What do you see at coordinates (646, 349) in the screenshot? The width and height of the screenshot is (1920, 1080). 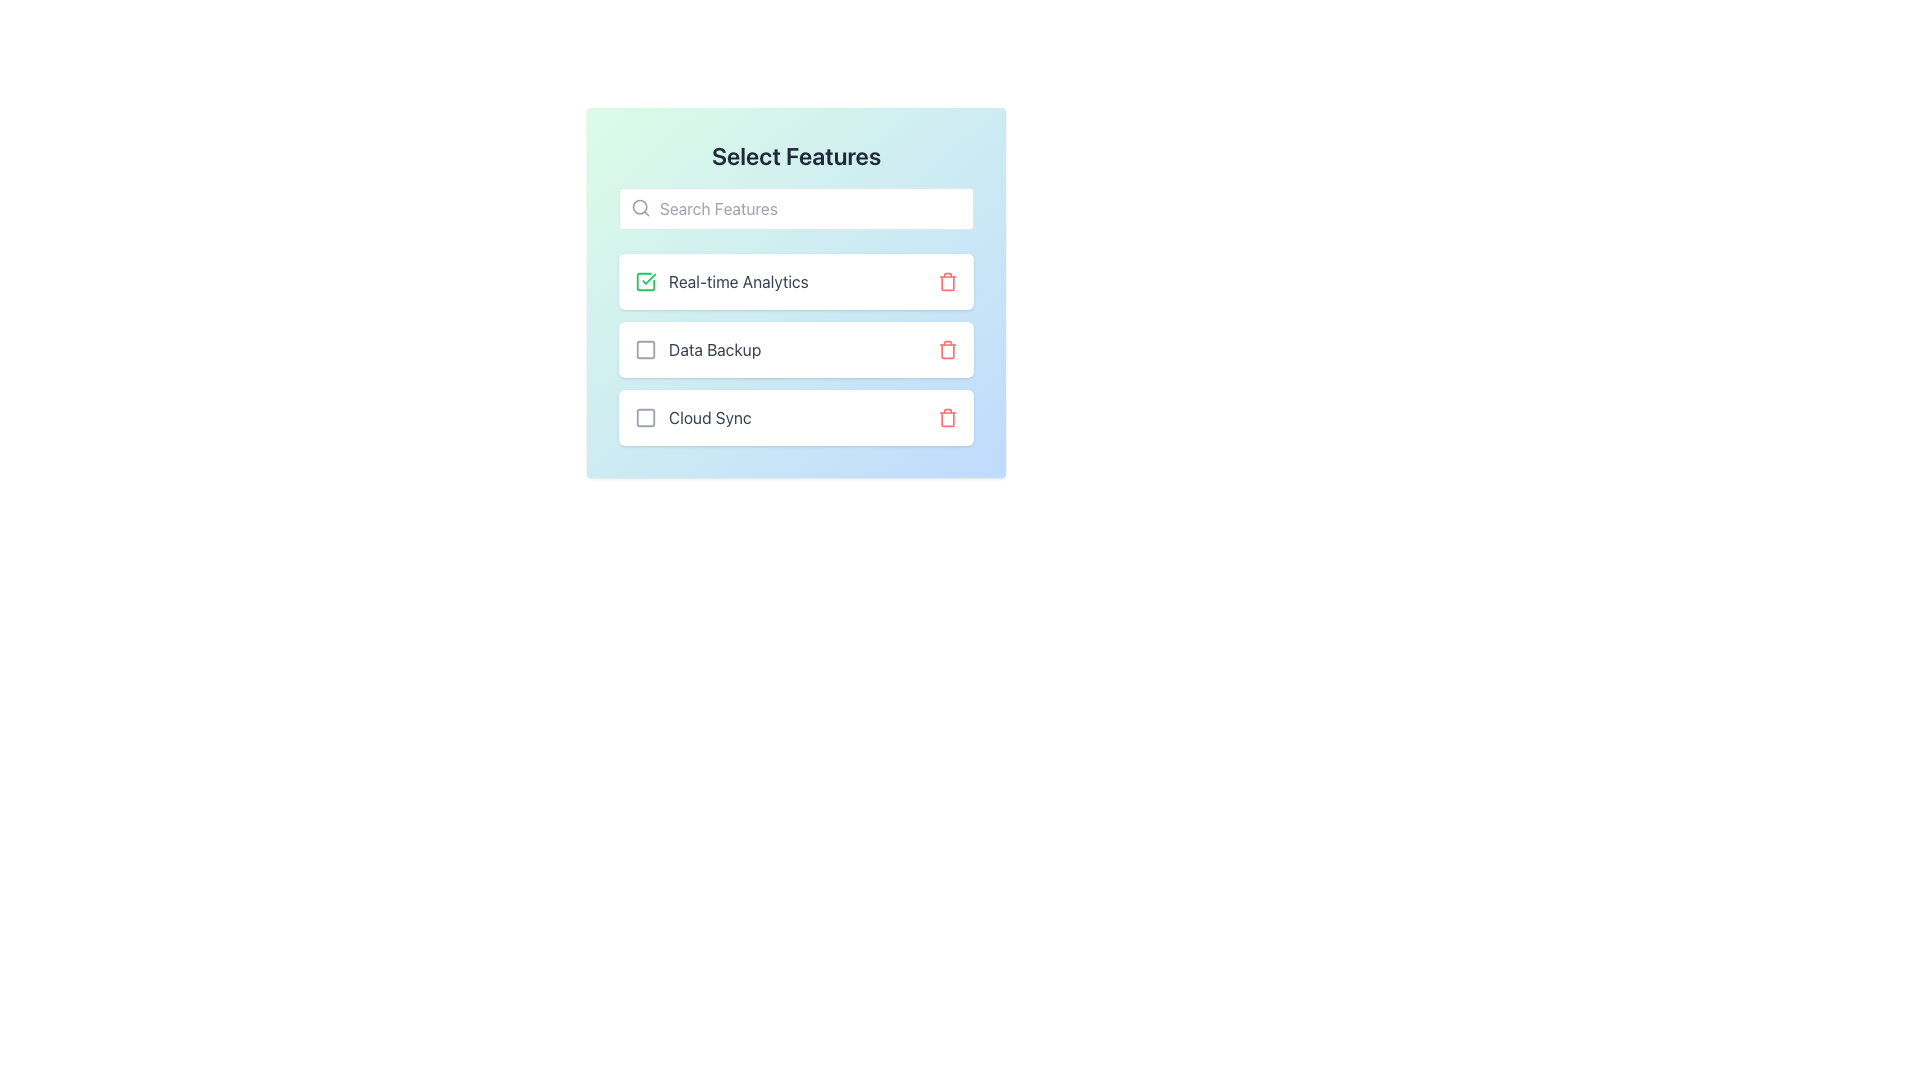 I see `the square-shaped checkbox icon` at bounding box center [646, 349].